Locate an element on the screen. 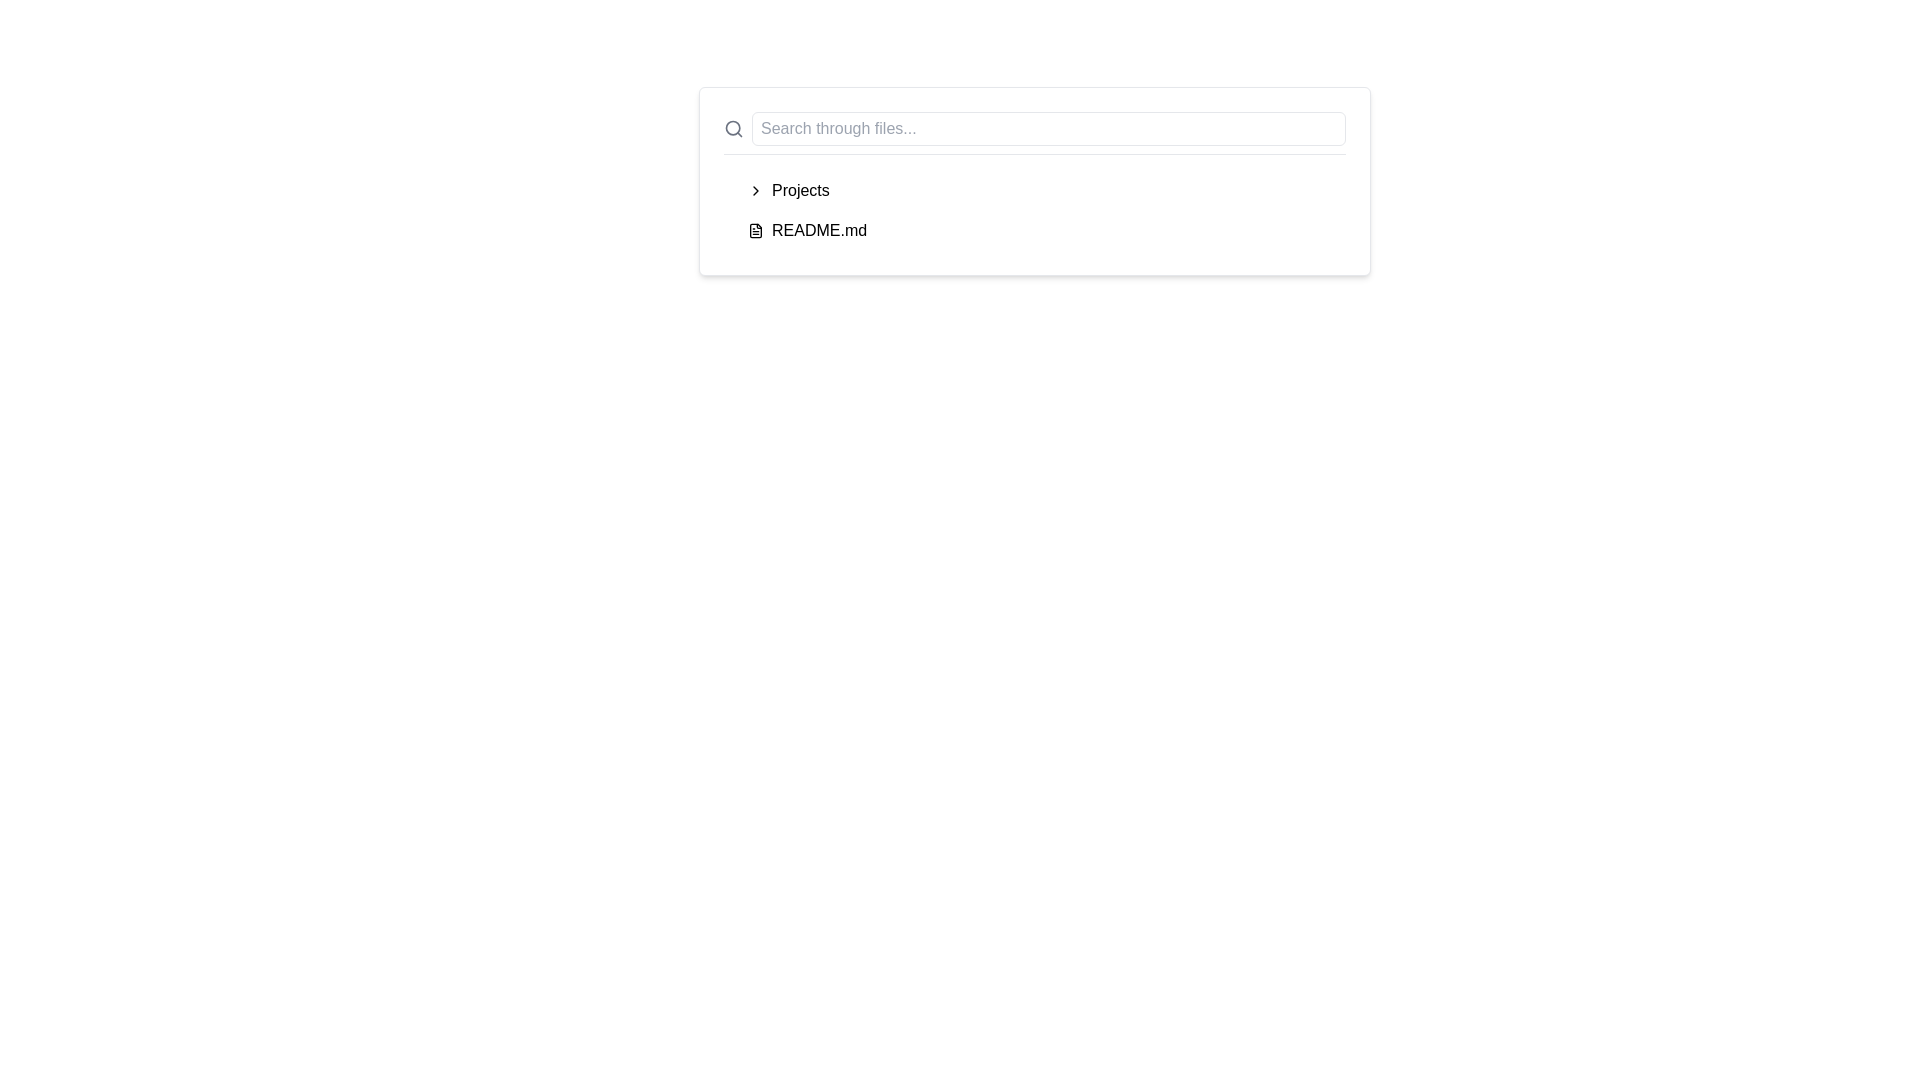 Image resolution: width=1920 pixels, height=1080 pixels. the navigational icon associated with the 'Projects' section to interact is located at coordinates (754, 191).